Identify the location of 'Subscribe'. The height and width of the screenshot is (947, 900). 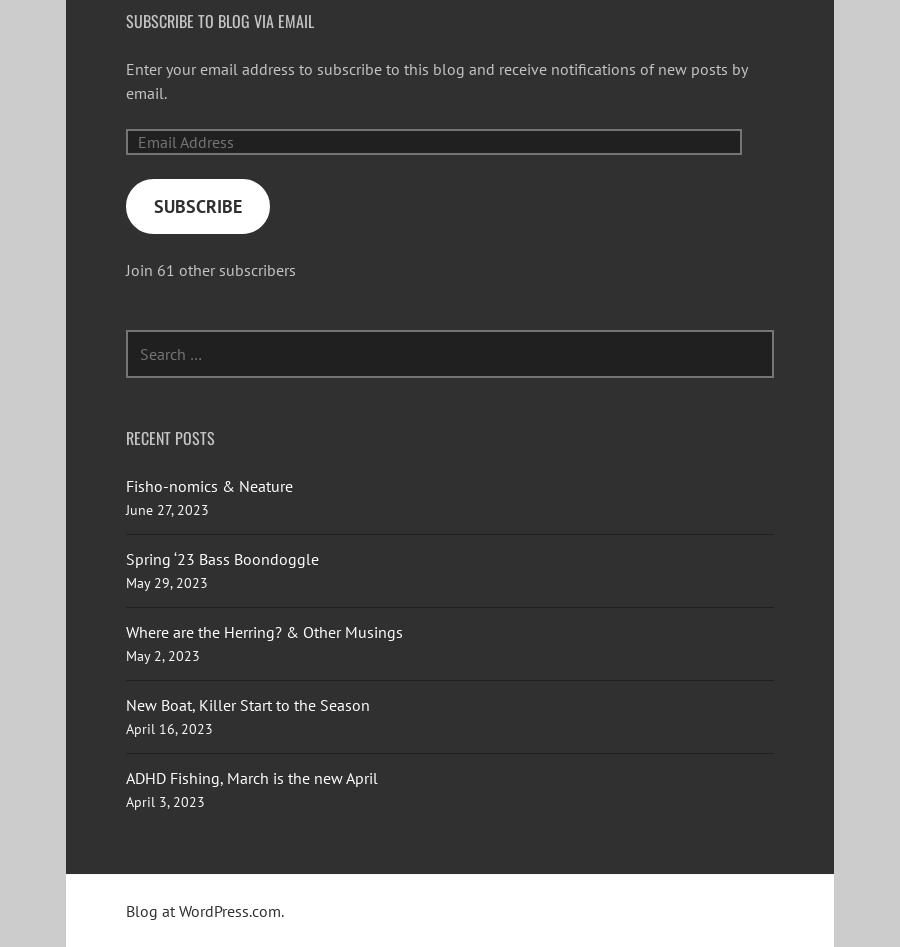
(197, 206).